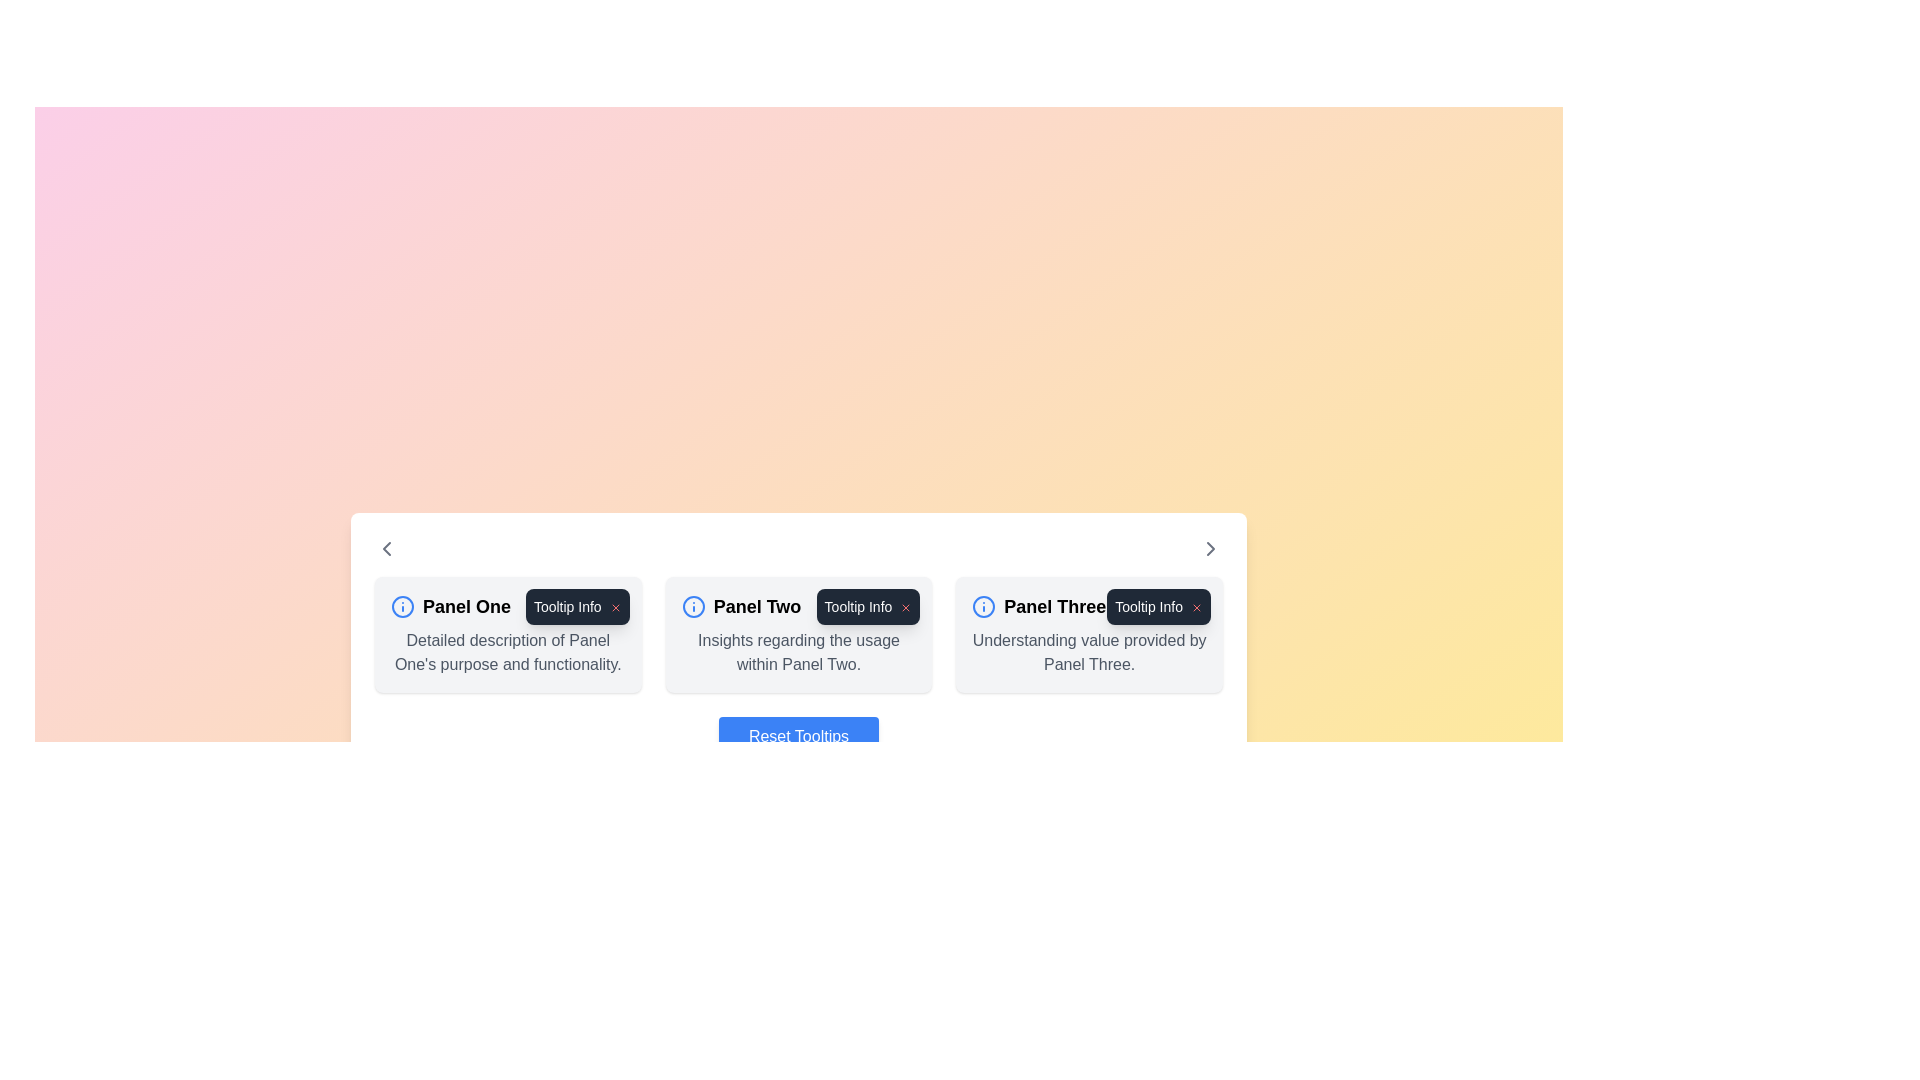 The image size is (1920, 1080). What do you see at coordinates (797, 635) in the screenshot?
I see `the tooltip in the Content Panel that provides additional information about 'Panel Two'` at bounding box center [797, 635].